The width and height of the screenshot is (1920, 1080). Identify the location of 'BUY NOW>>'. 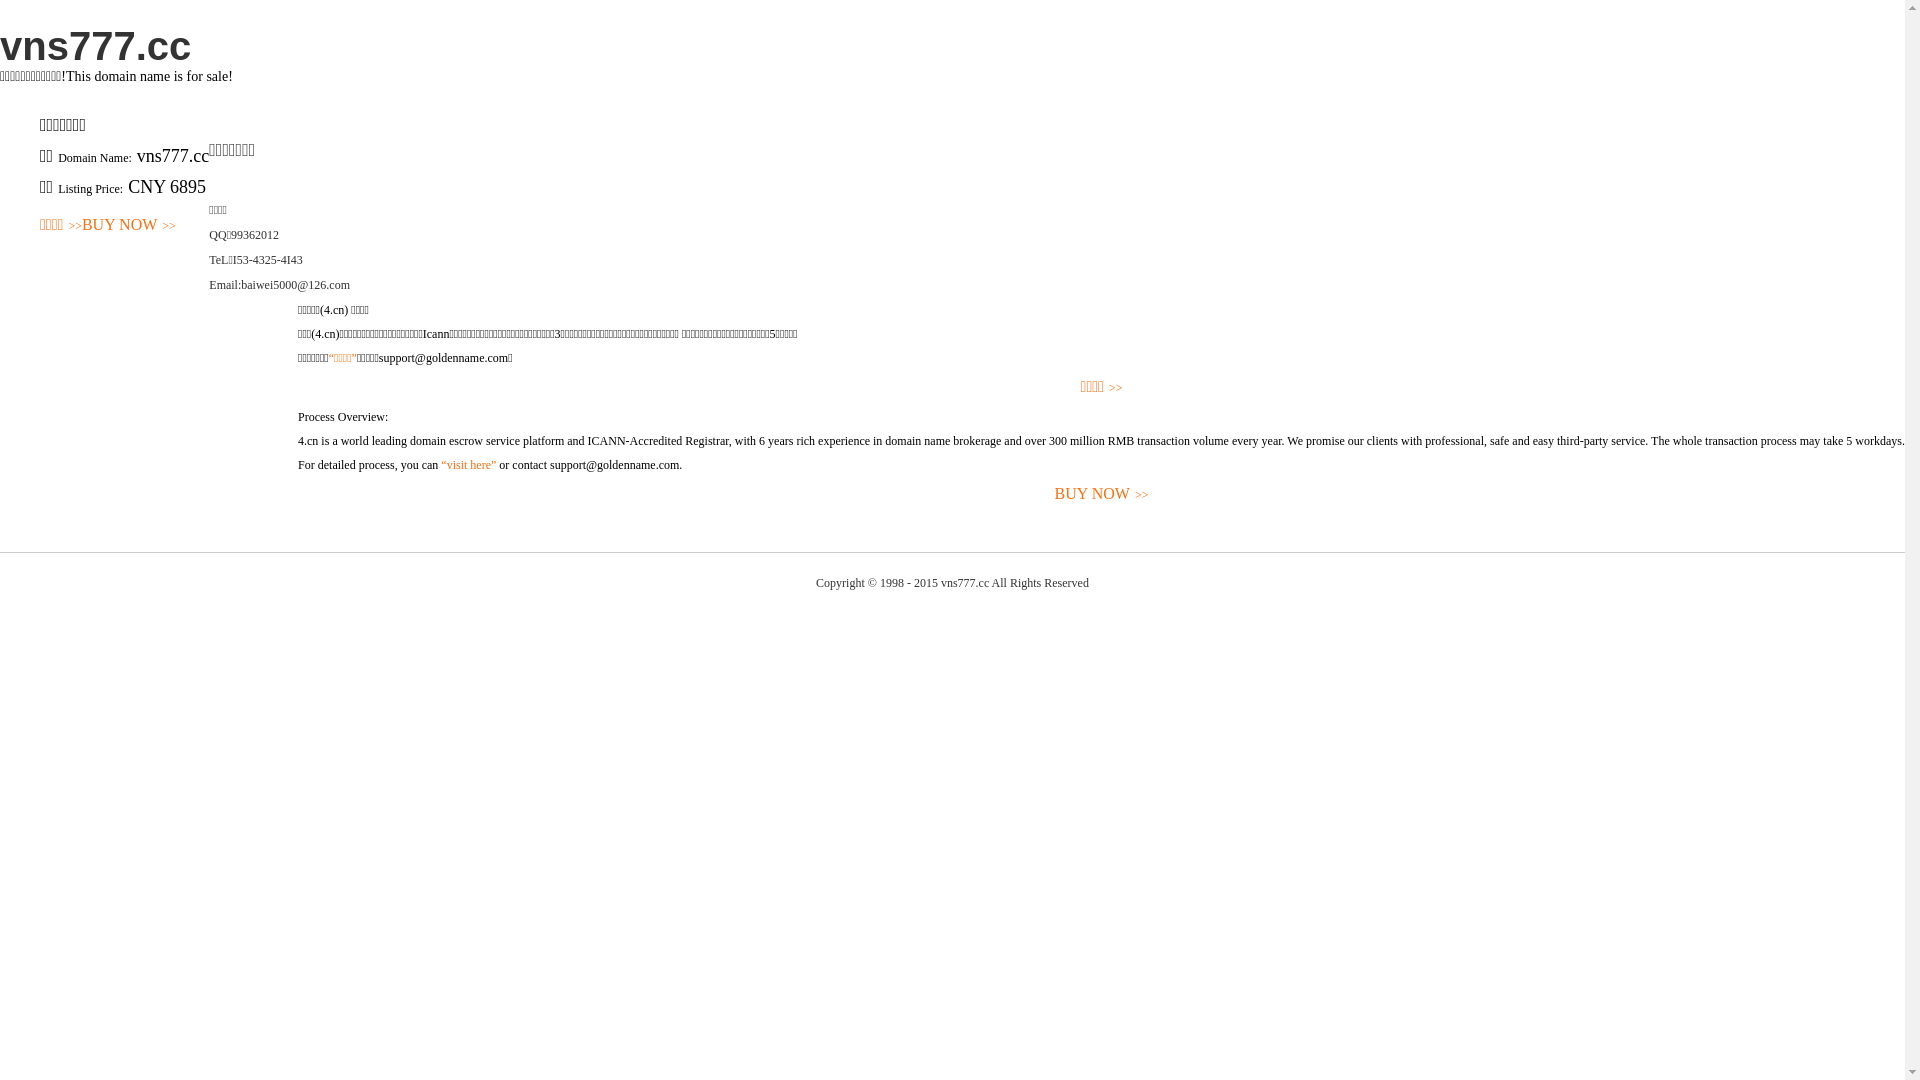
(1100, 494).